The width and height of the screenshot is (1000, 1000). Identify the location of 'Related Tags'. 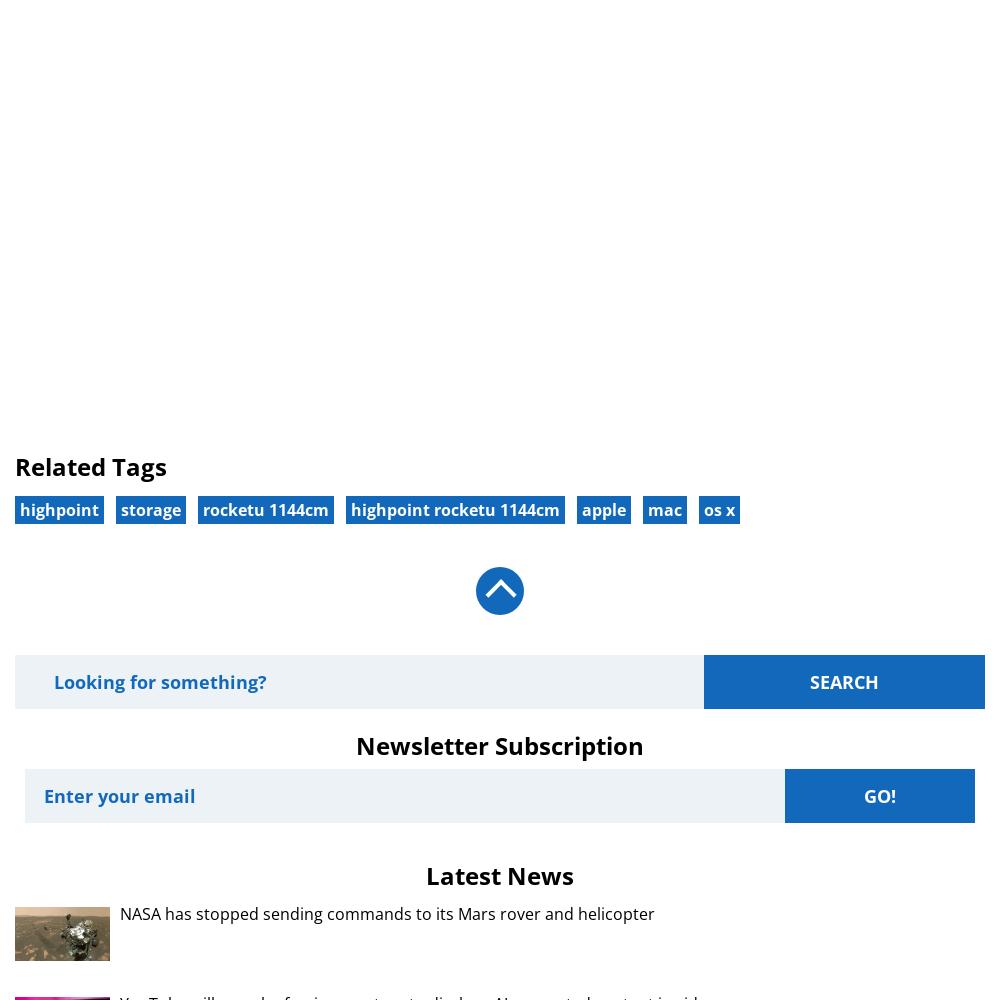
(90, 464).